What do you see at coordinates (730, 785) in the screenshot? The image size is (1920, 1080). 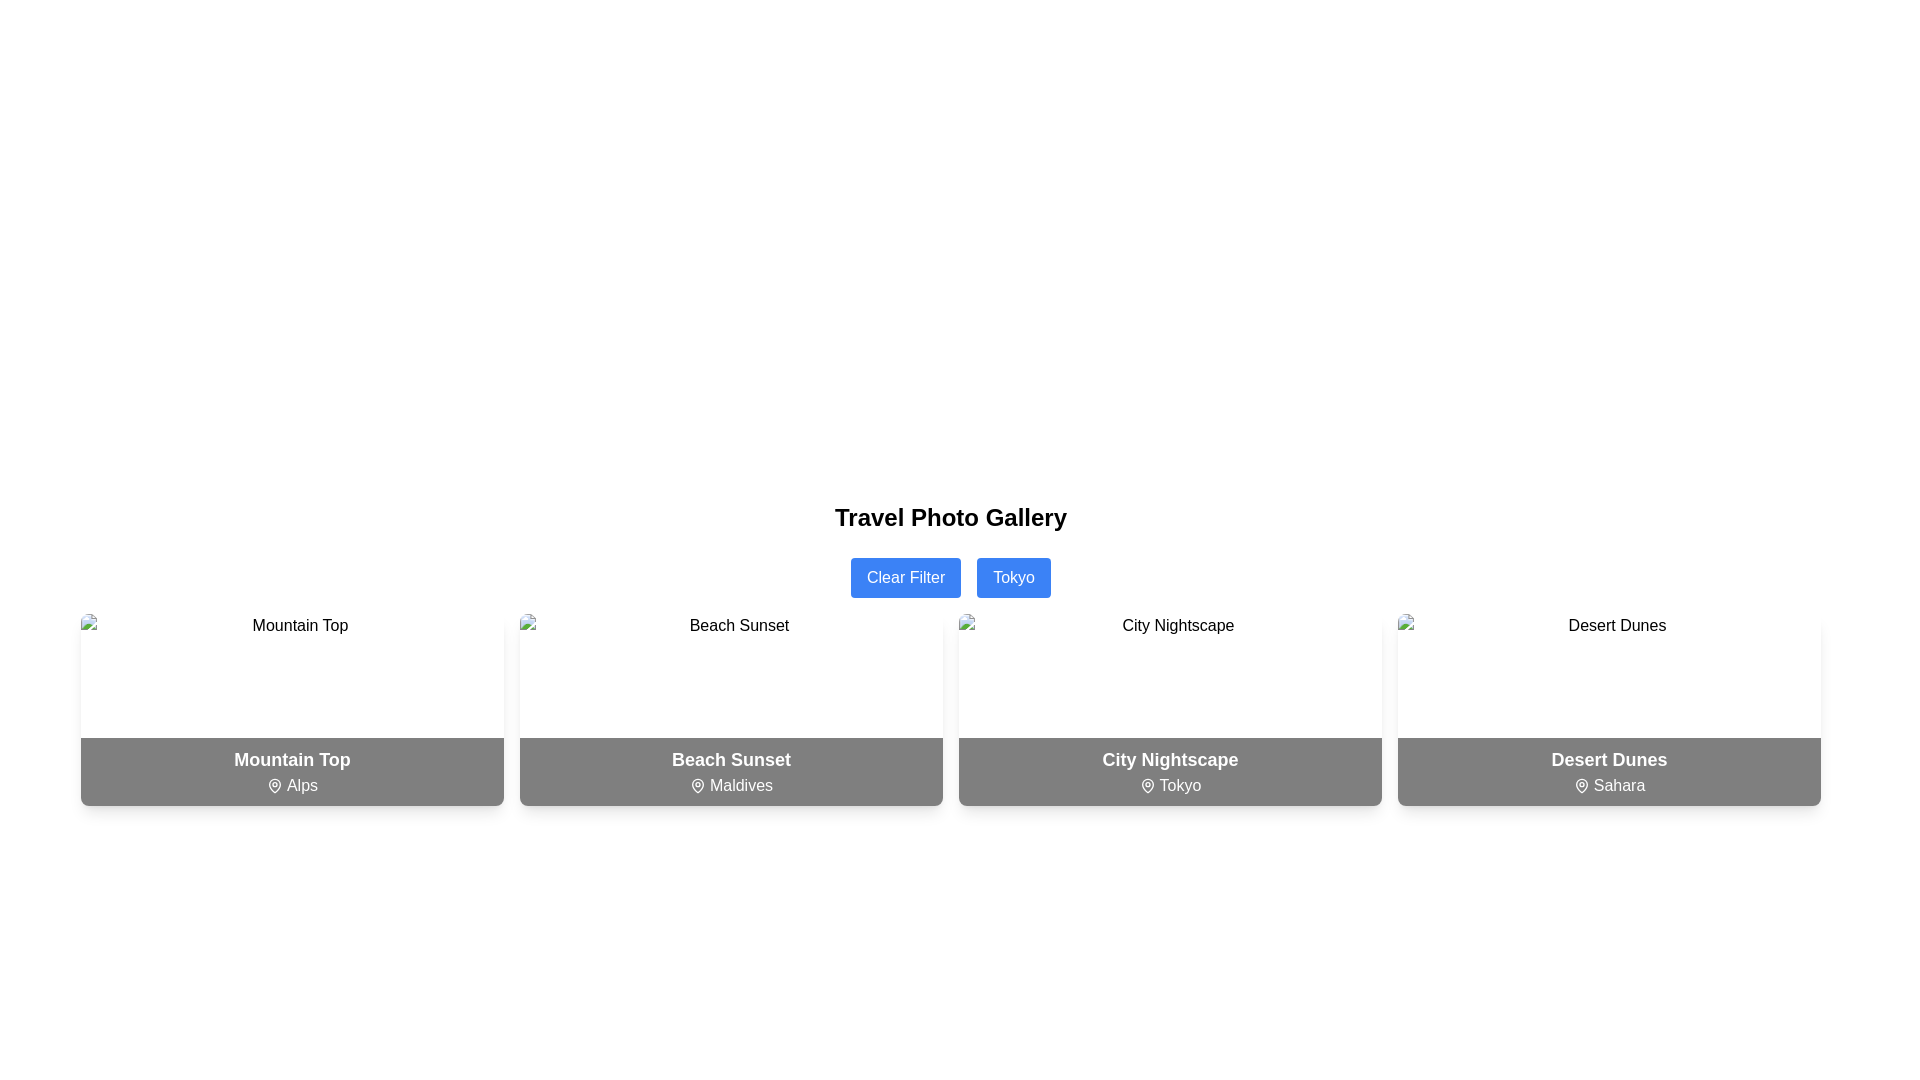 I see `the text label 'Maldives' with the map pin icon, which is centrally aligned within the gray rectangular section at the bottom of the 'Beach Sunset' card` at bounding box center [730, 785].